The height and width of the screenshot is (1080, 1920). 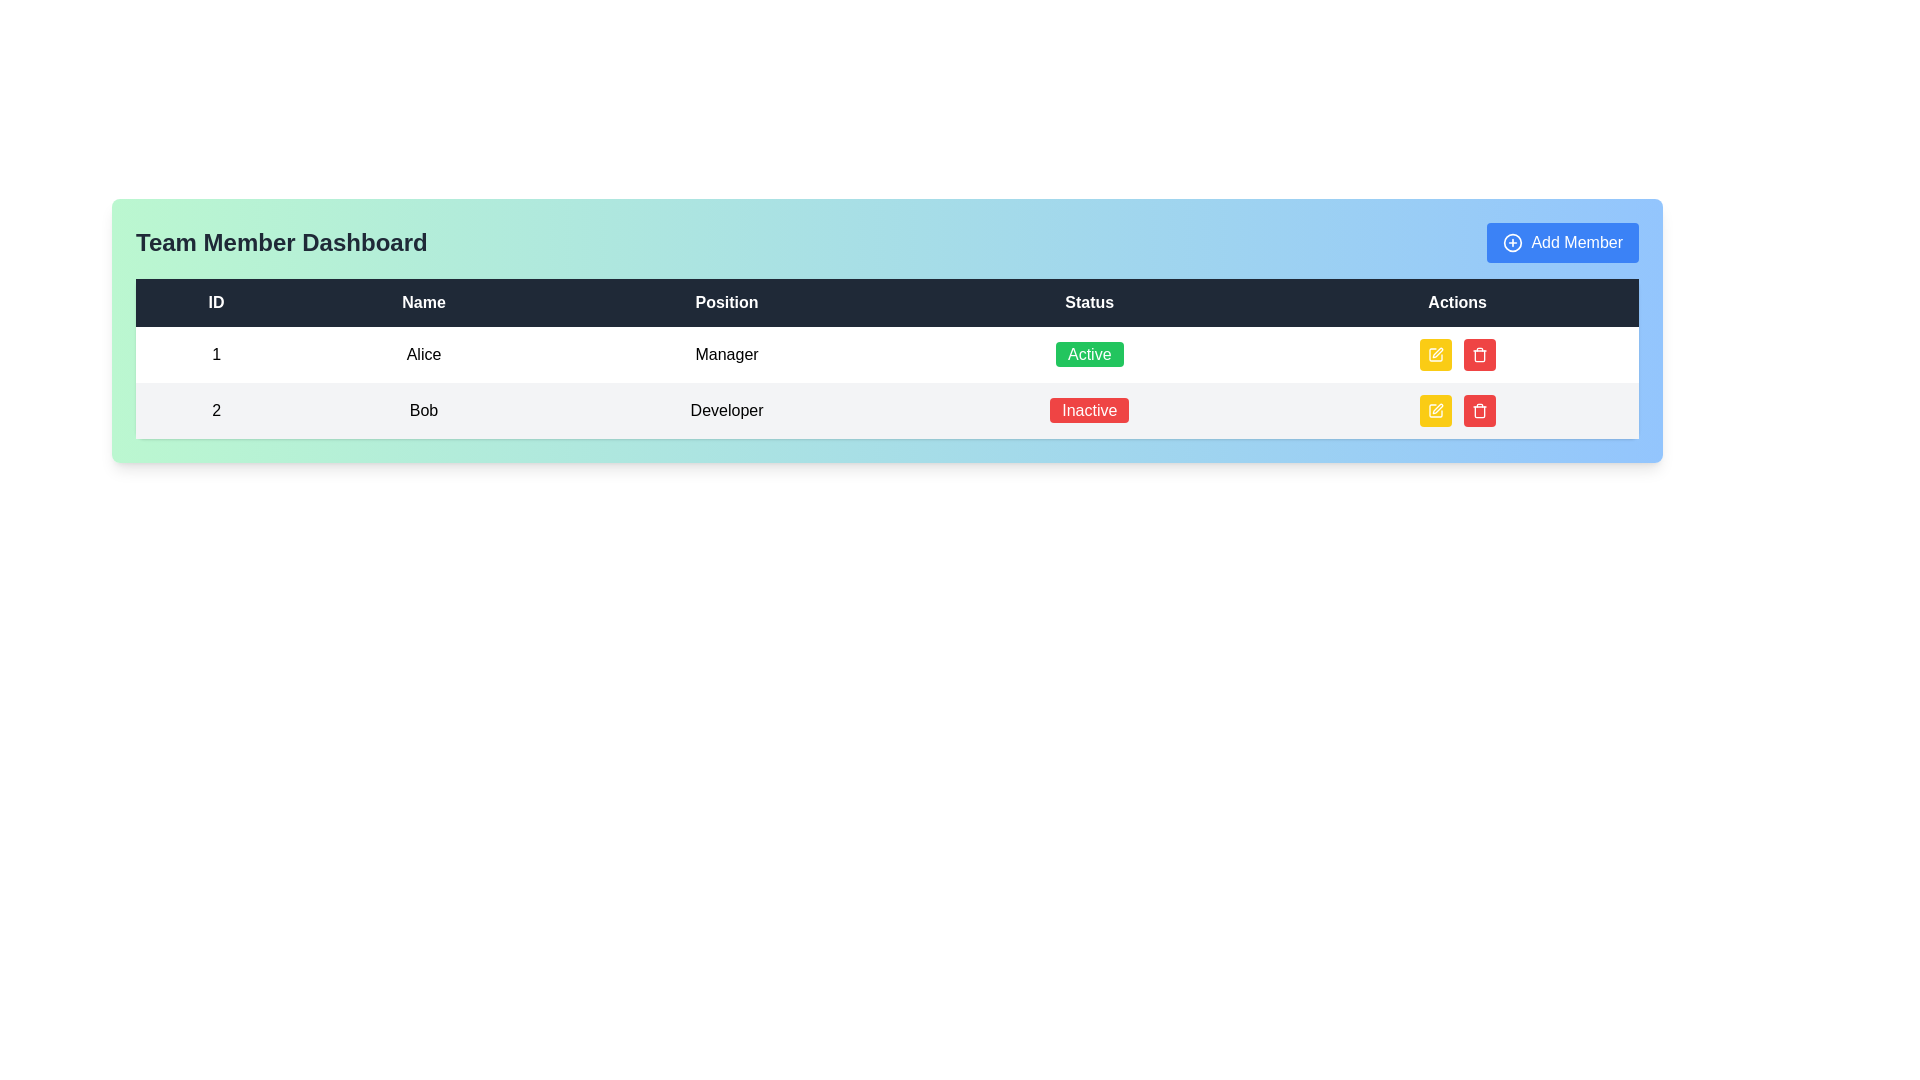 What do you see at coordinates (1513, 242) in the screenshot?
I see `the circular icon with a blue background and a white plus symbol, which is part of the 'Add Member' button located at the top-right corner of the interface` at bounding box center [1513, 242].